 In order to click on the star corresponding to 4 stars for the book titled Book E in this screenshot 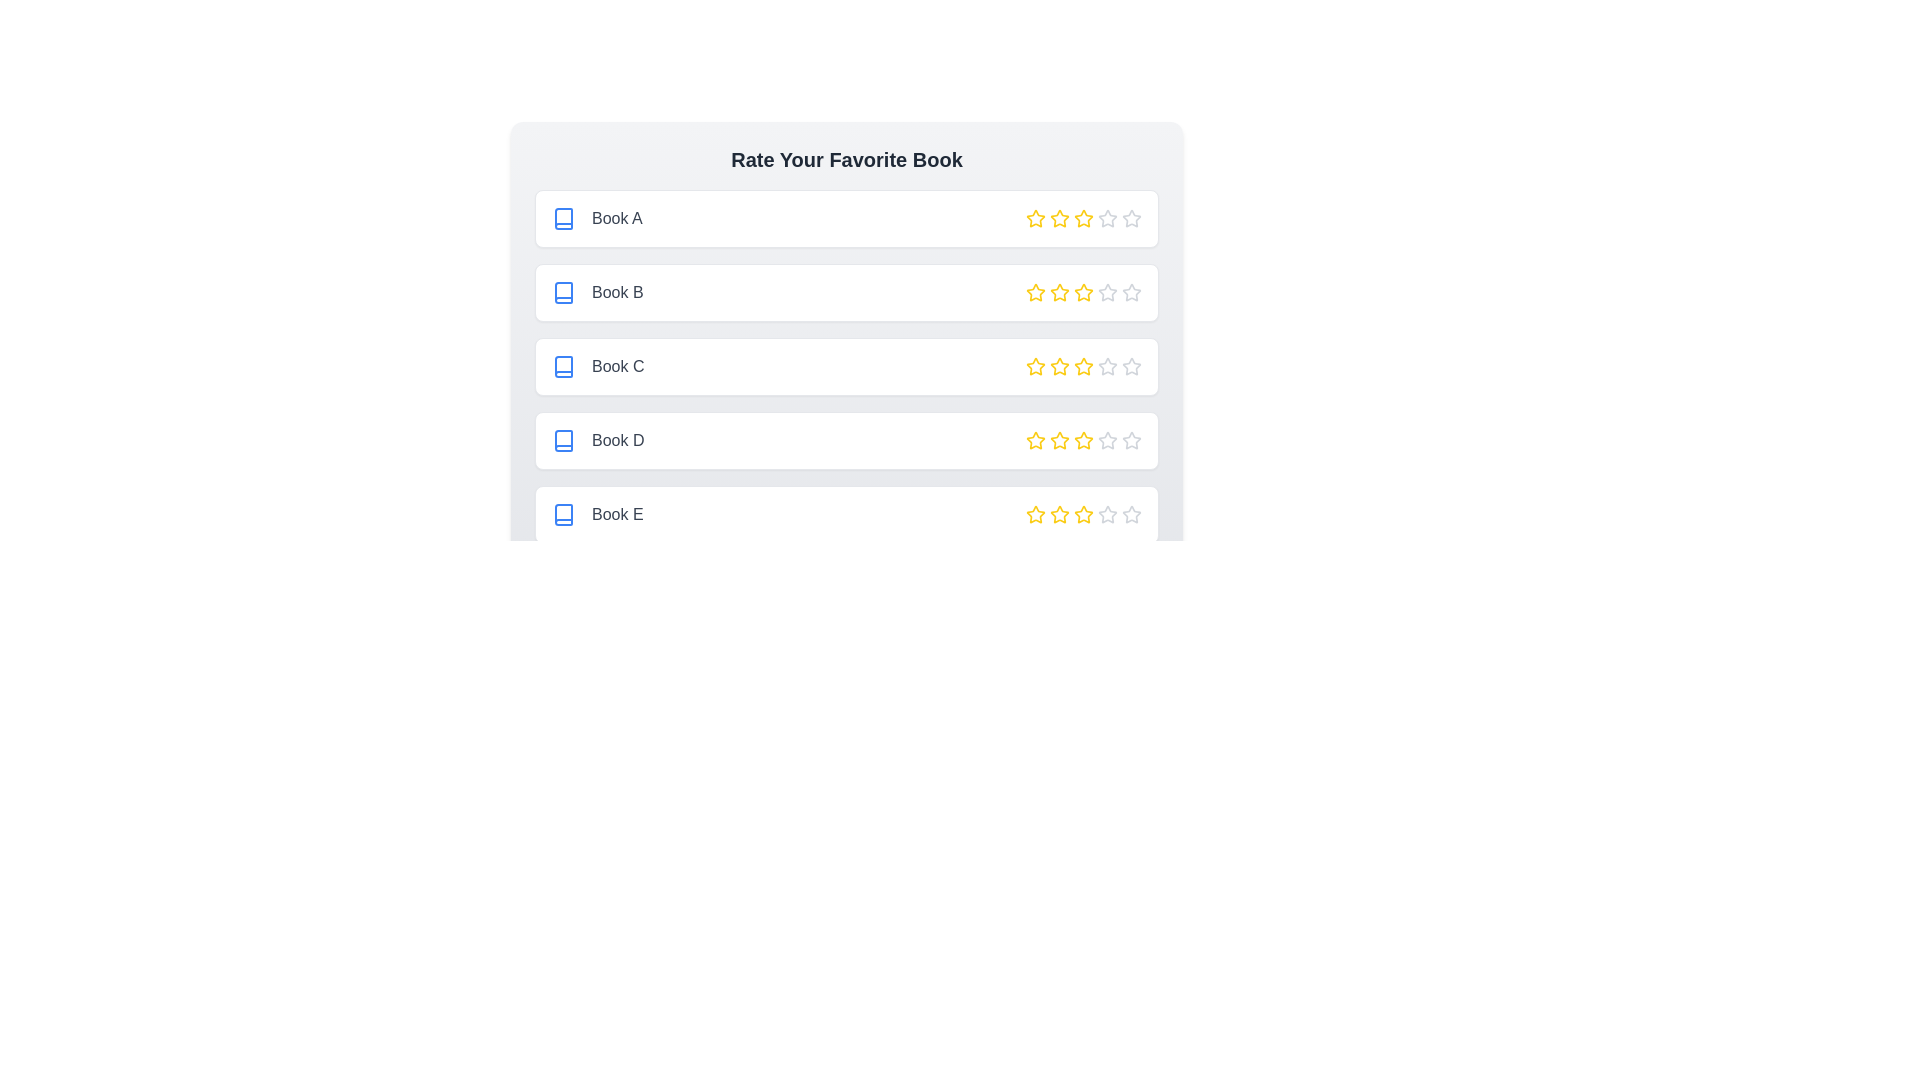, I will do `click(1107, 514)`.